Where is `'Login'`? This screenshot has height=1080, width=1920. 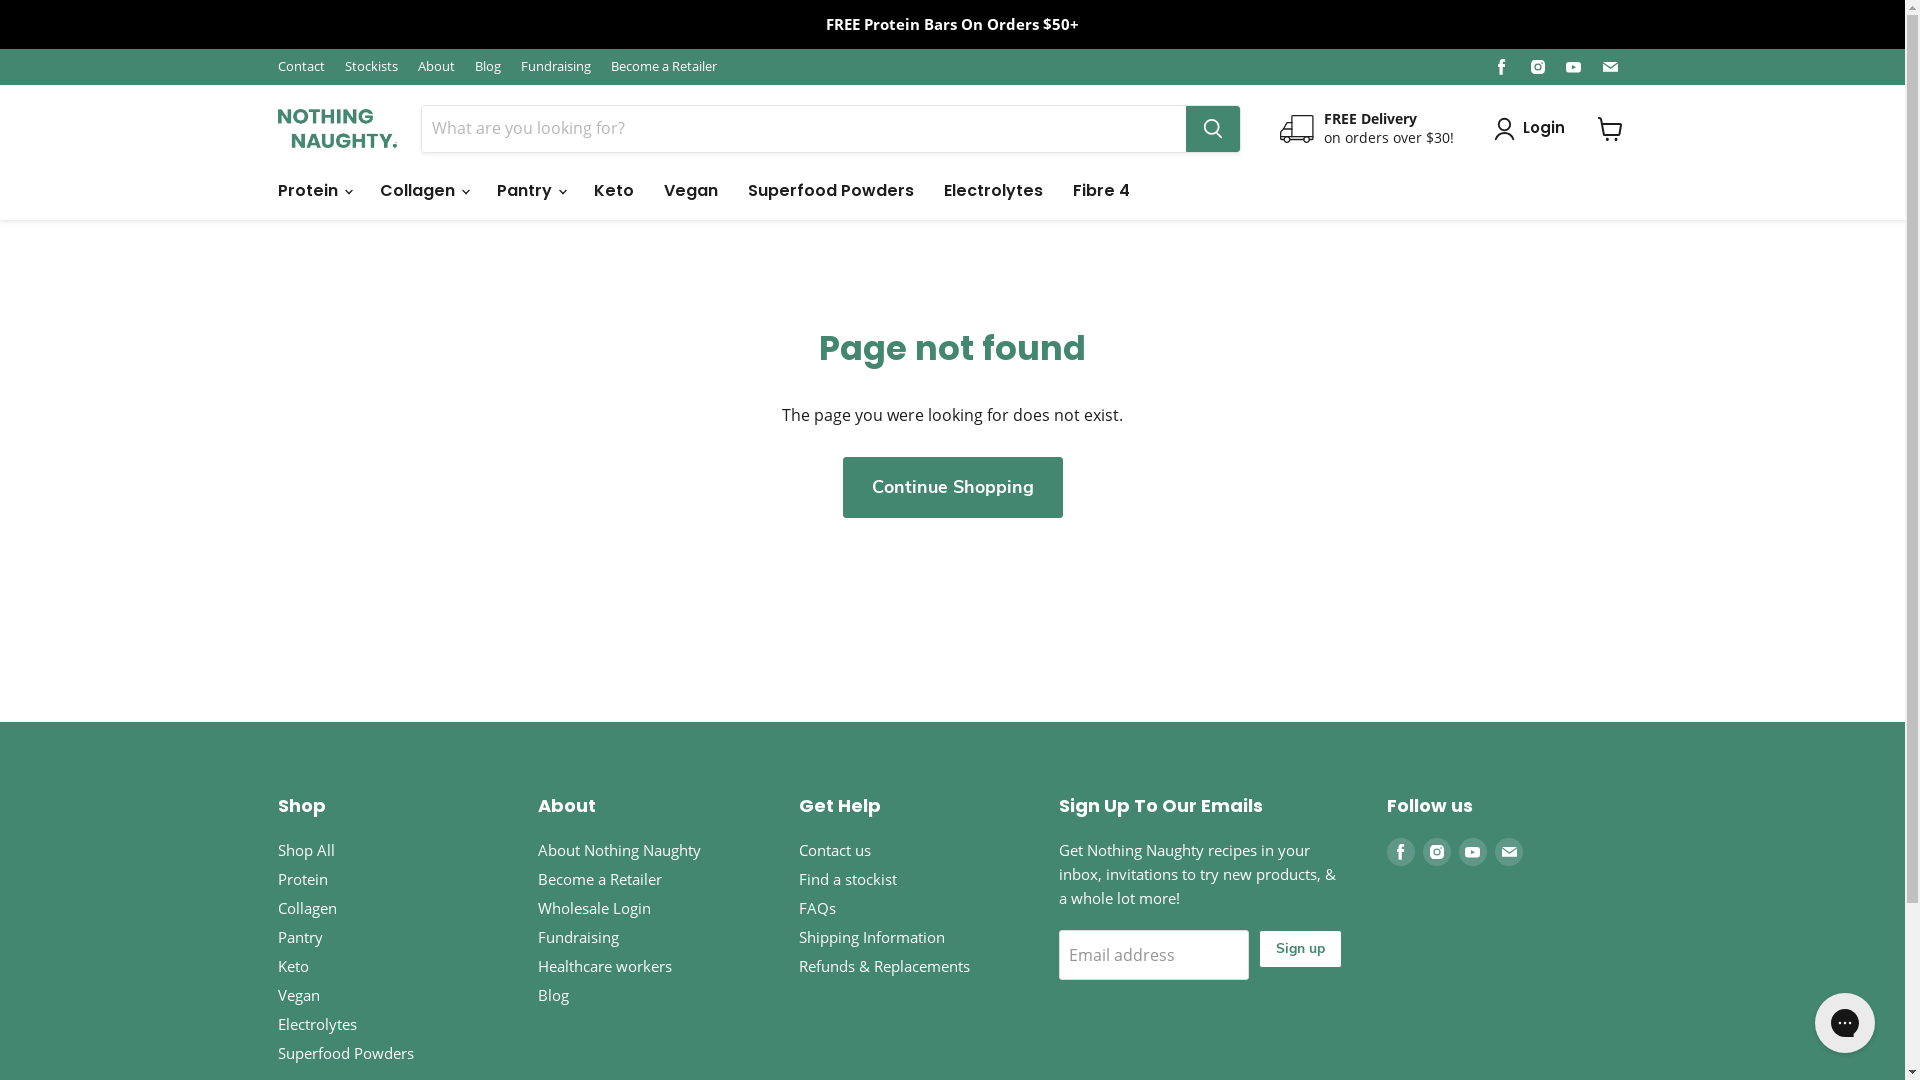 'Login' is located at coordinates (1541, 127).